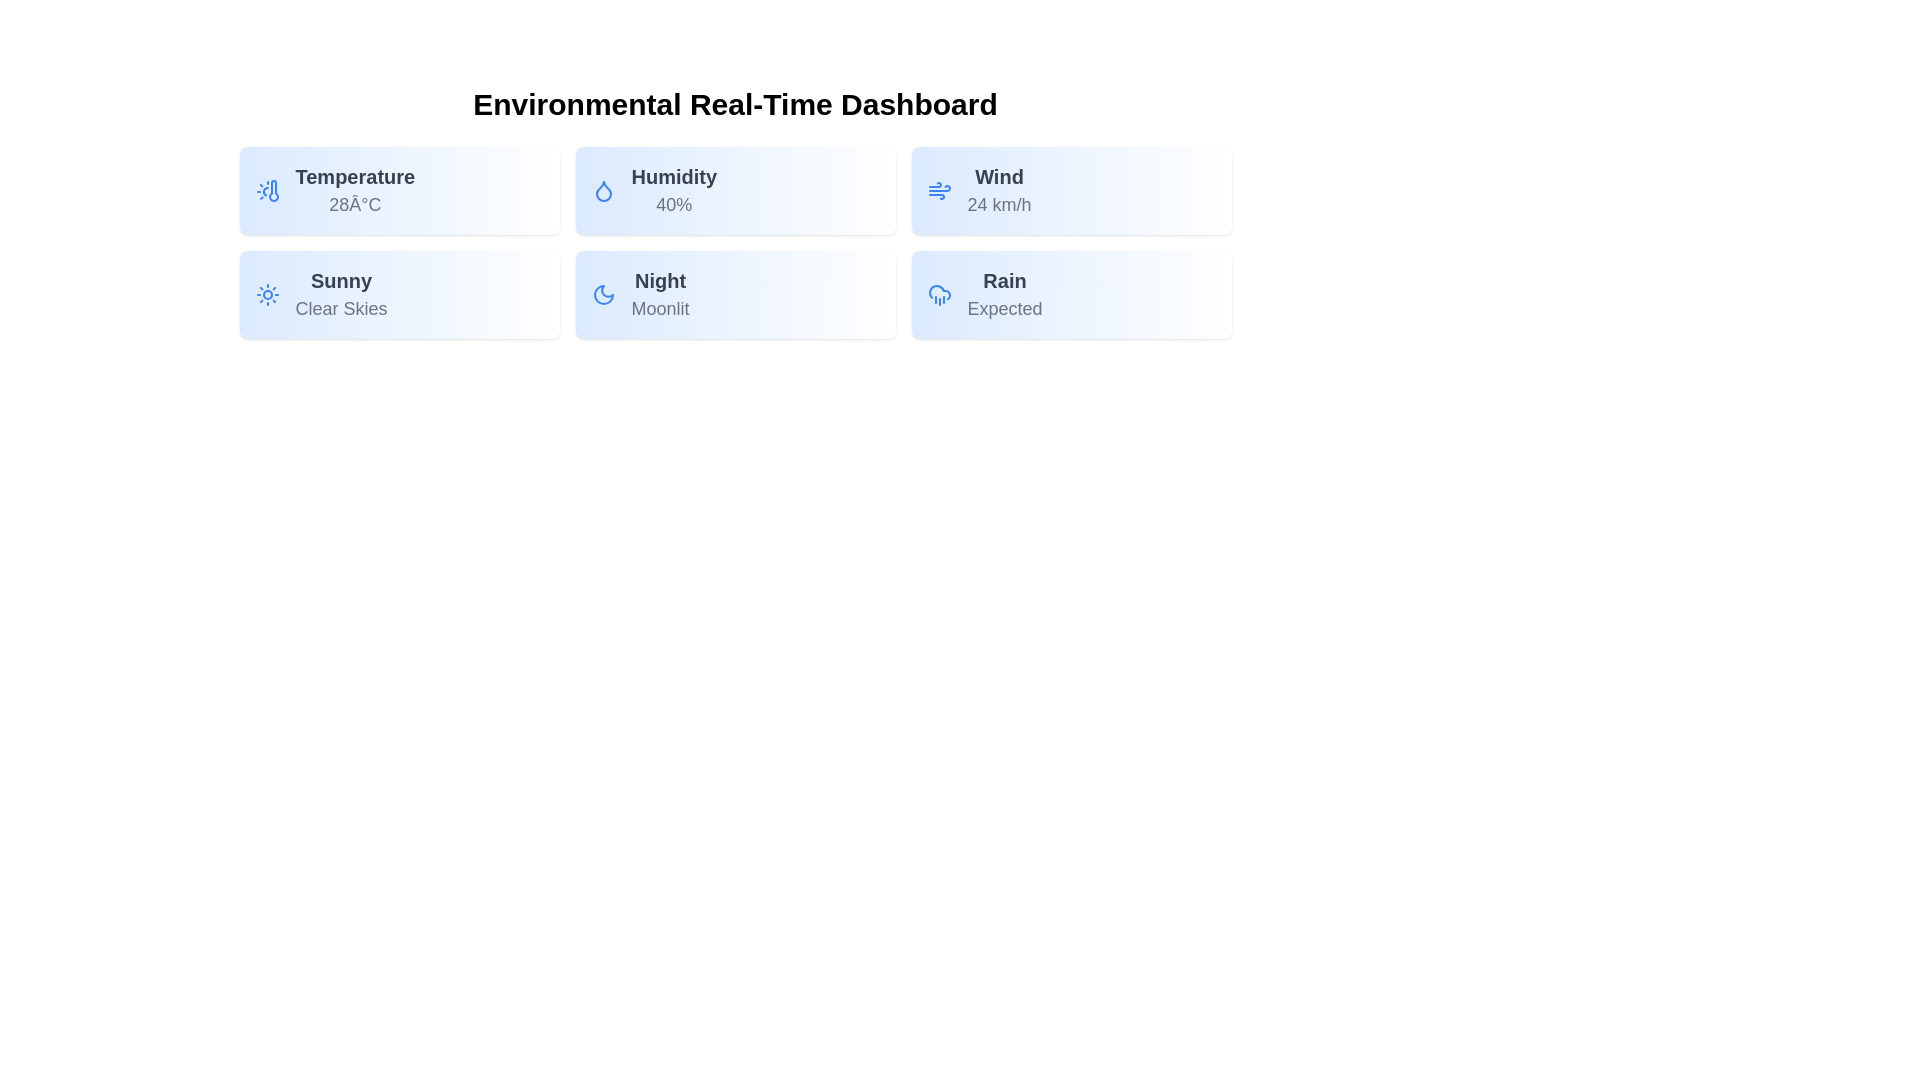 This screenshot has width=1920, height=1080. What do you see at coordinates (341, 308) in the screenshot?
I see `descriptive text label located below the 'Sunny' text within the weather tile in the top-left quadrant of the interface` at bounding box center [341, 308].